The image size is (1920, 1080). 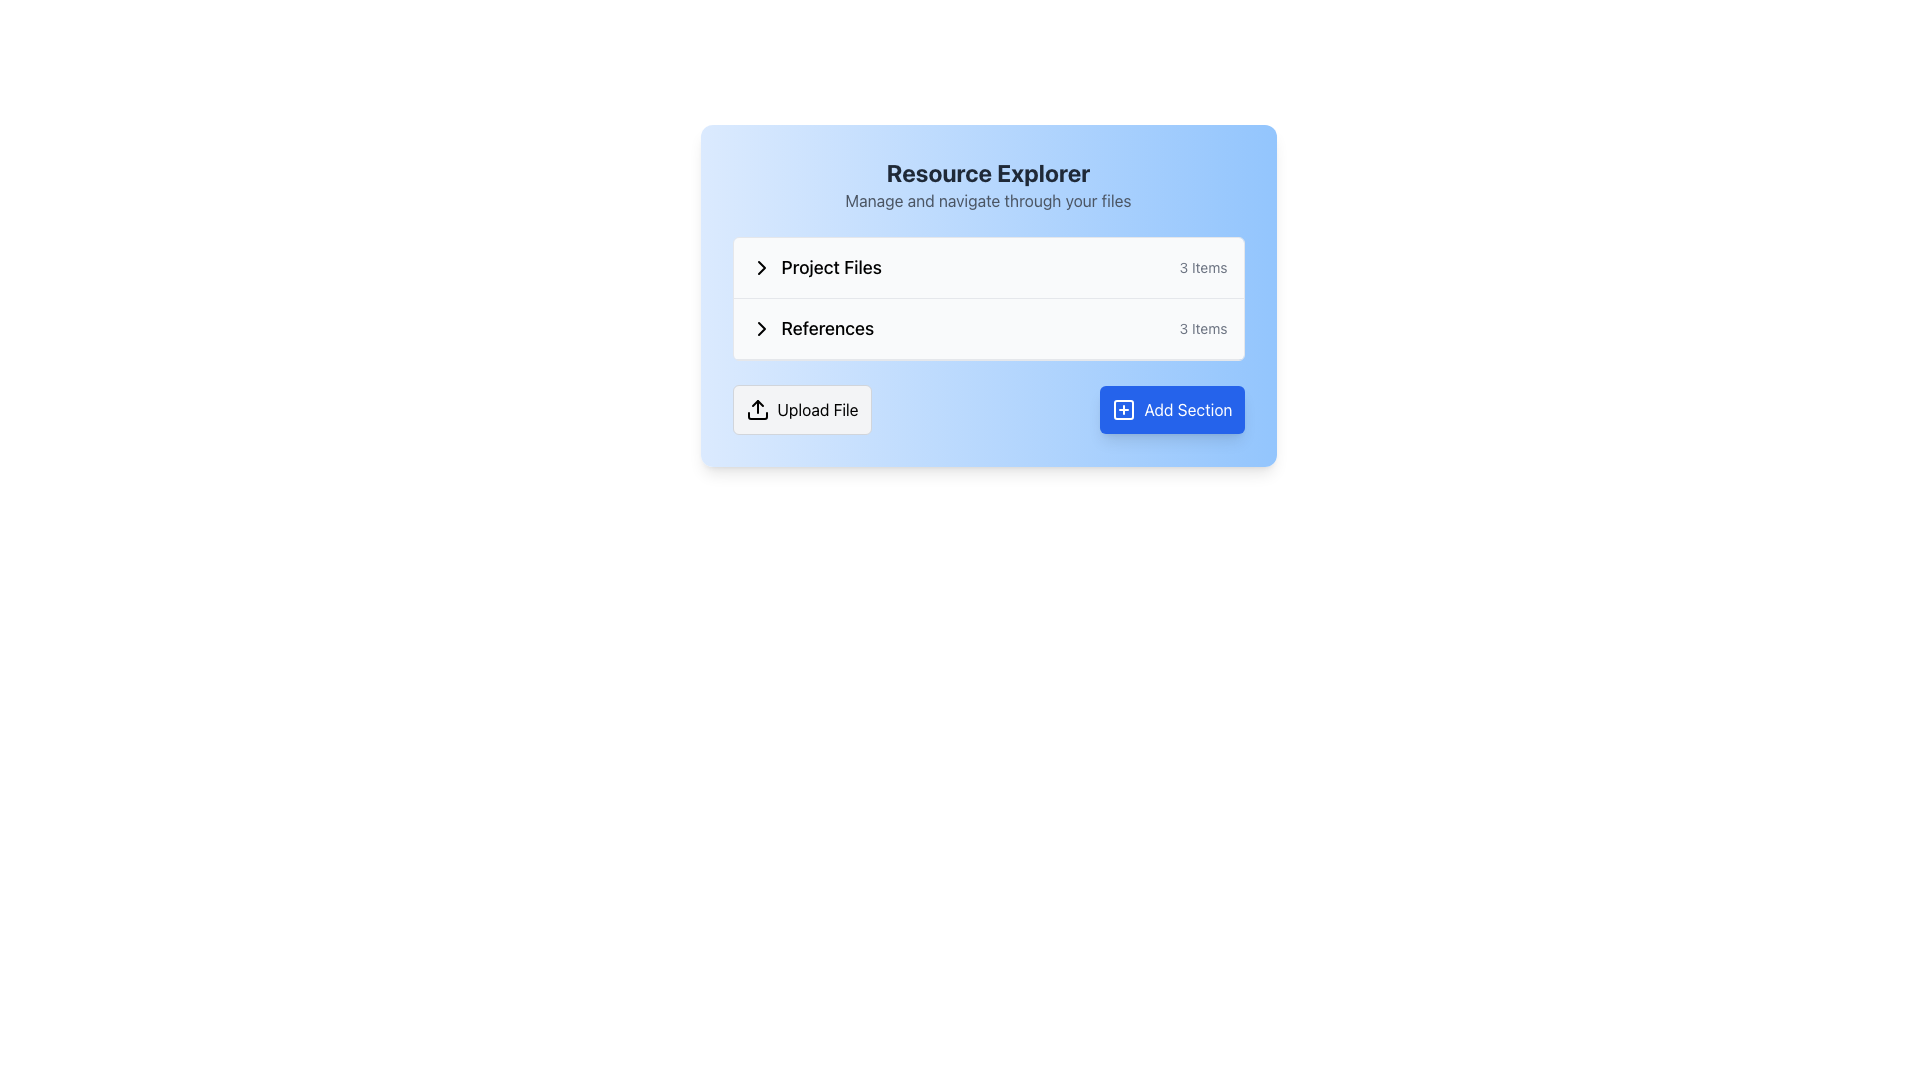 What do you see at coordinates (760, 266) in the screenshot?
I see `the right-pointing chevron icon located in the 'Project Files' section` at bounding box center [760, 266].